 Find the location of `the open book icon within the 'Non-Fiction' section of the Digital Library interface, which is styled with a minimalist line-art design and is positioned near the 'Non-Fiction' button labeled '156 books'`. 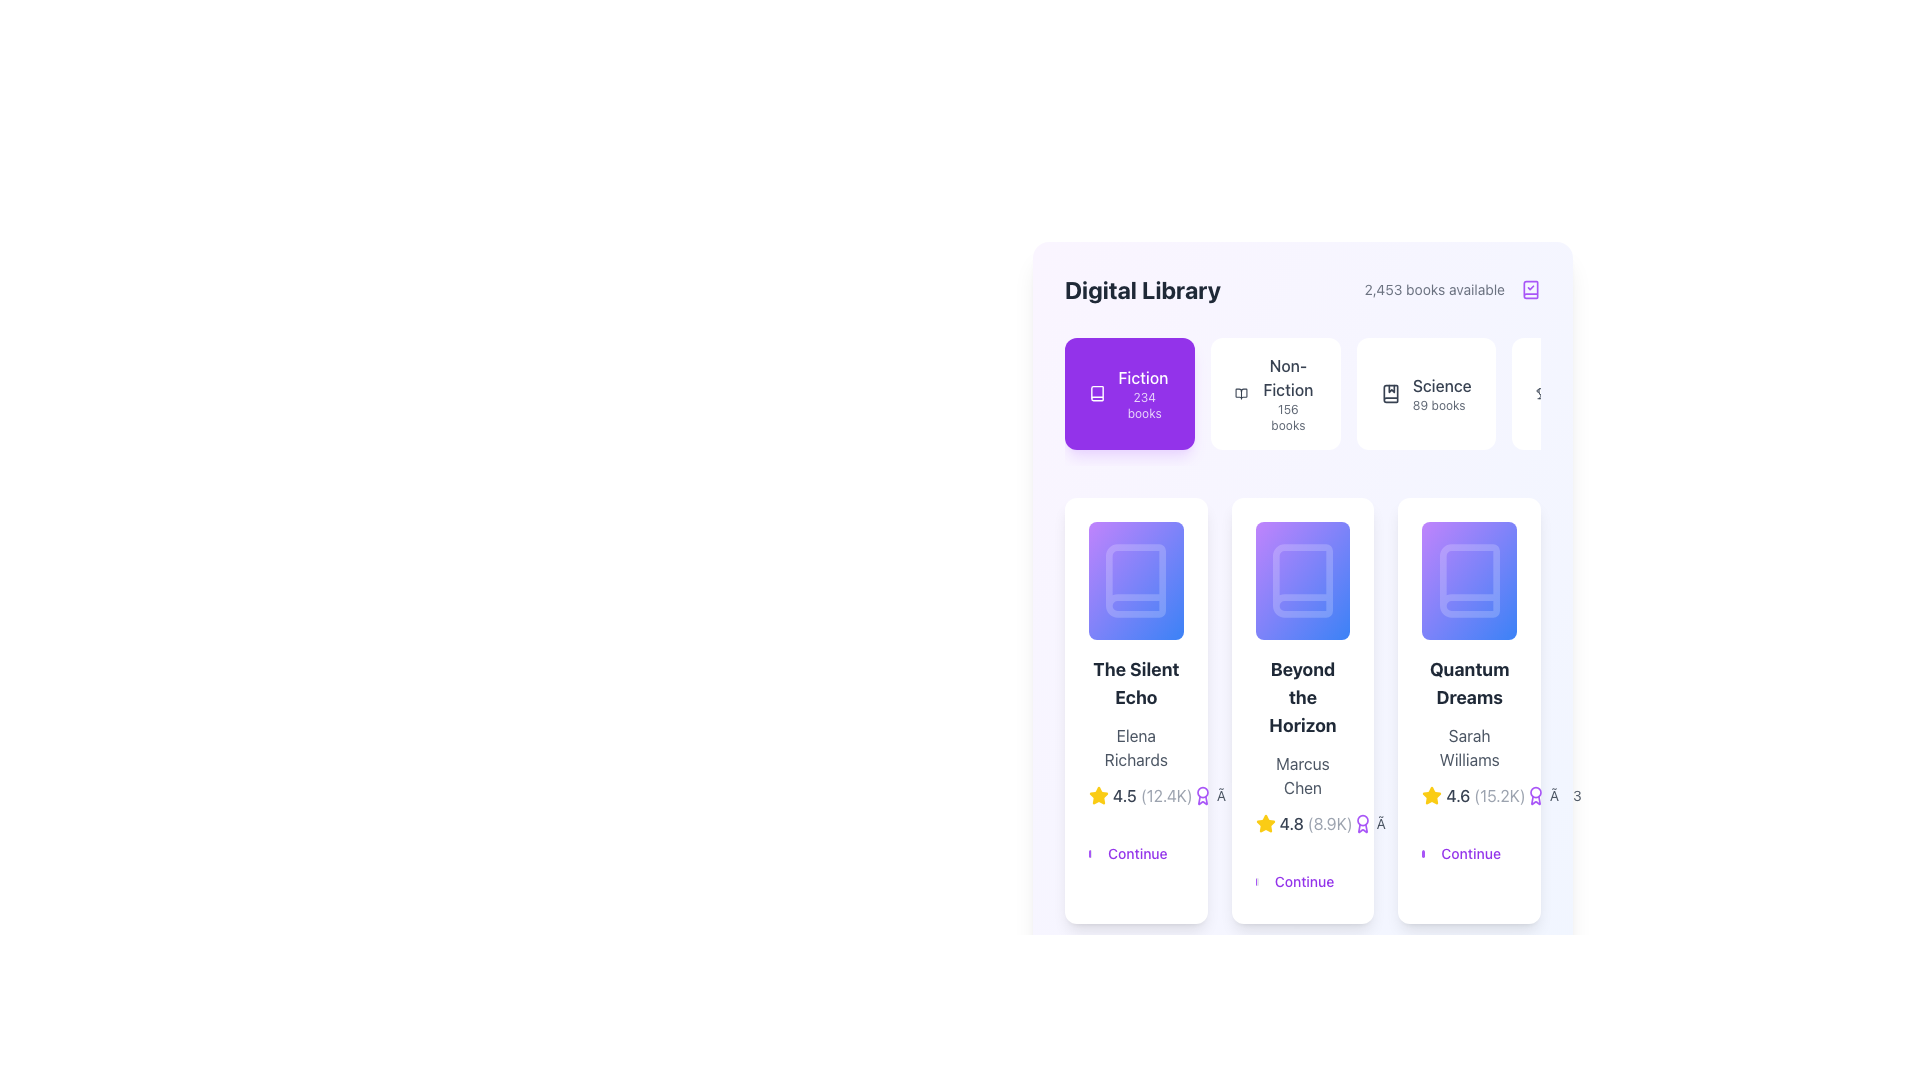

the open book icon within the 'Non-Fiction' section of the Digital Library interface, which is styled with a minimalist line-art design and is positioned near the 'Non-Fiction' button labeled '156 books' is located at coordinates (1240, 393).